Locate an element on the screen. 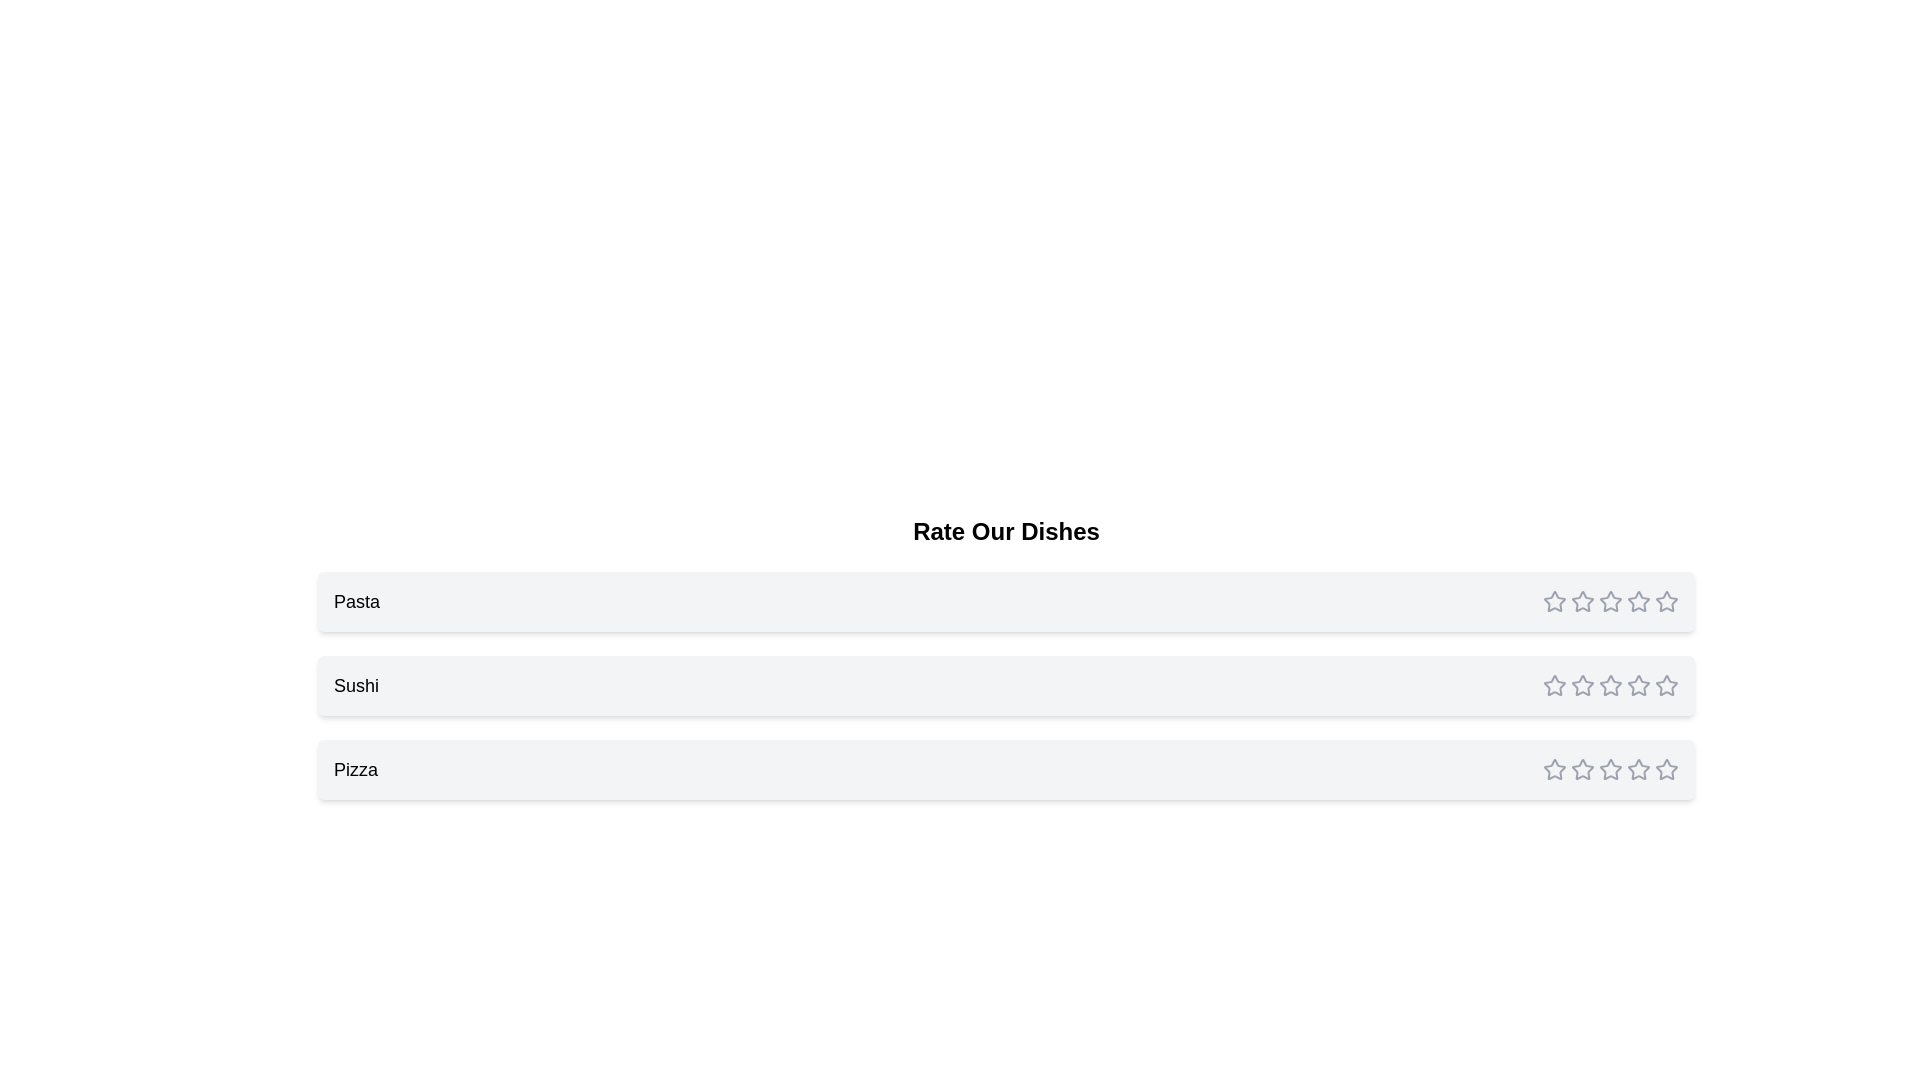  the second star in the interactive rating stars group located in the 'Pizza' section is located at coordinates (1611, 769).